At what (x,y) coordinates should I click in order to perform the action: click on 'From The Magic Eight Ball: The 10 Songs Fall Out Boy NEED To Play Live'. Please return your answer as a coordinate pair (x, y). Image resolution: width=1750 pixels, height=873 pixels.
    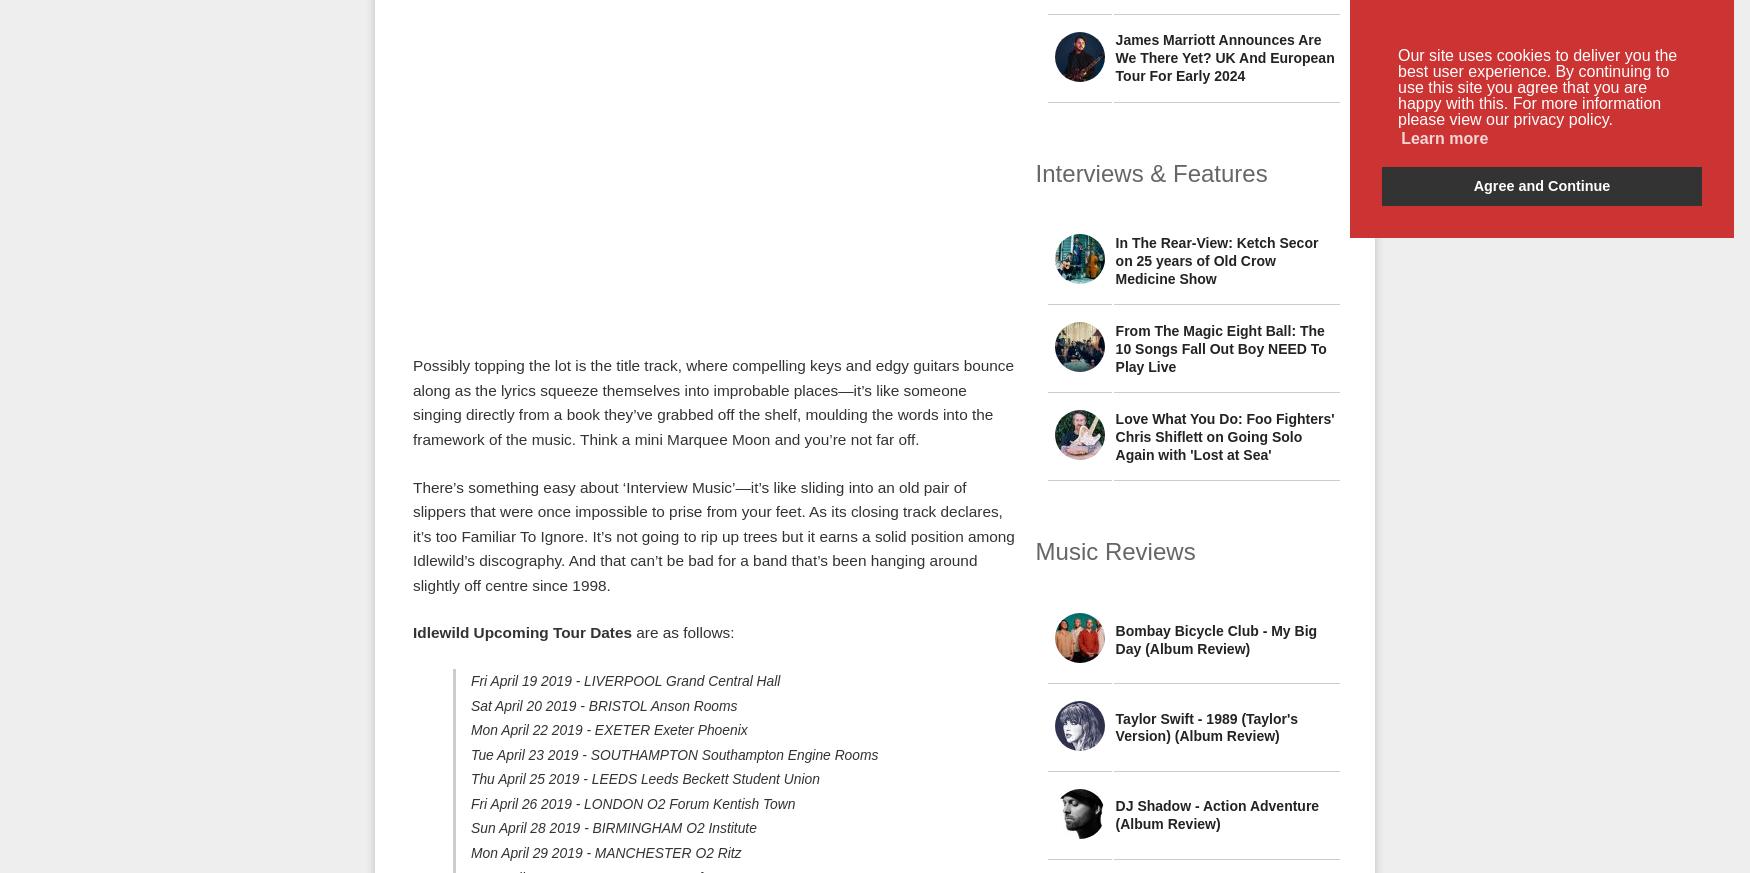
    Looking at the image, I should click on (1114, 347).